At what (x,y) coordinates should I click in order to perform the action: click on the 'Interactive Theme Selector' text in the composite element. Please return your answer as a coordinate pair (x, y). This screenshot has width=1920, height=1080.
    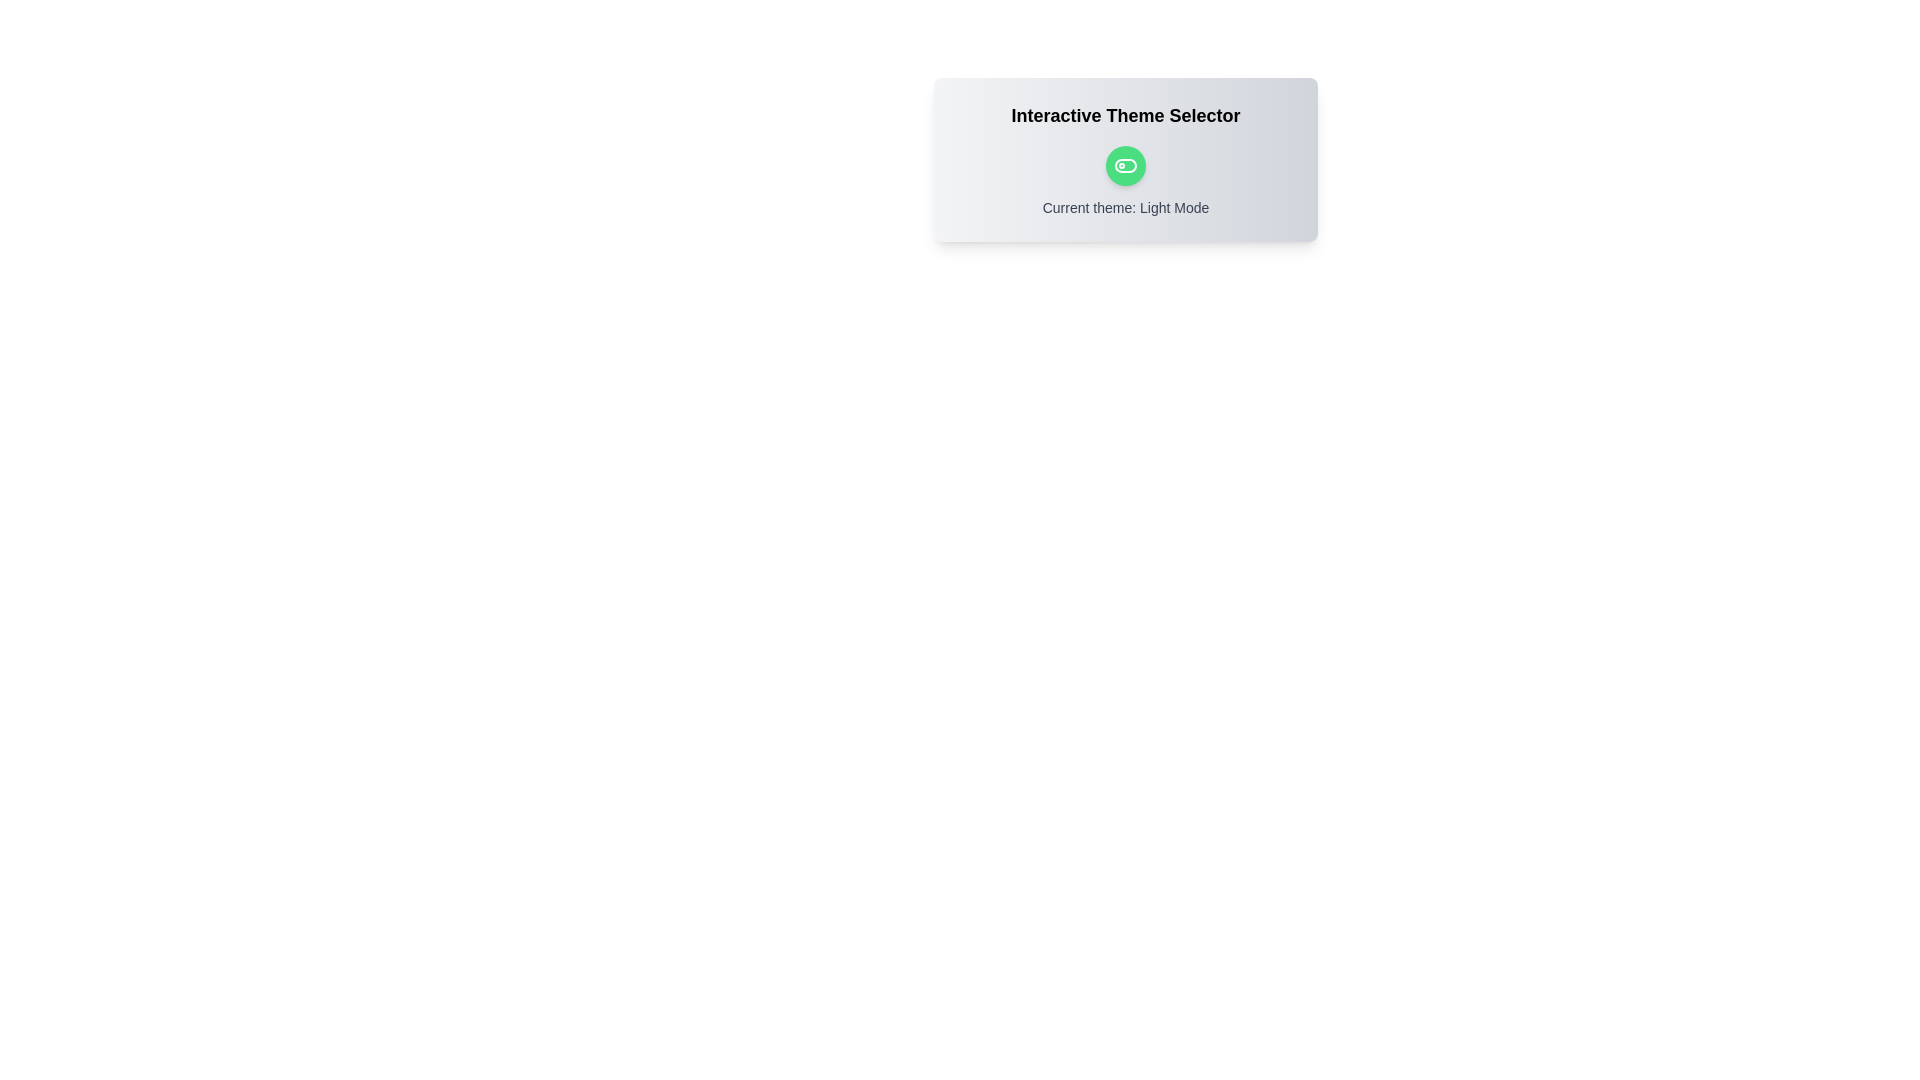
    Looking at the image, I should click on (1126, 158).